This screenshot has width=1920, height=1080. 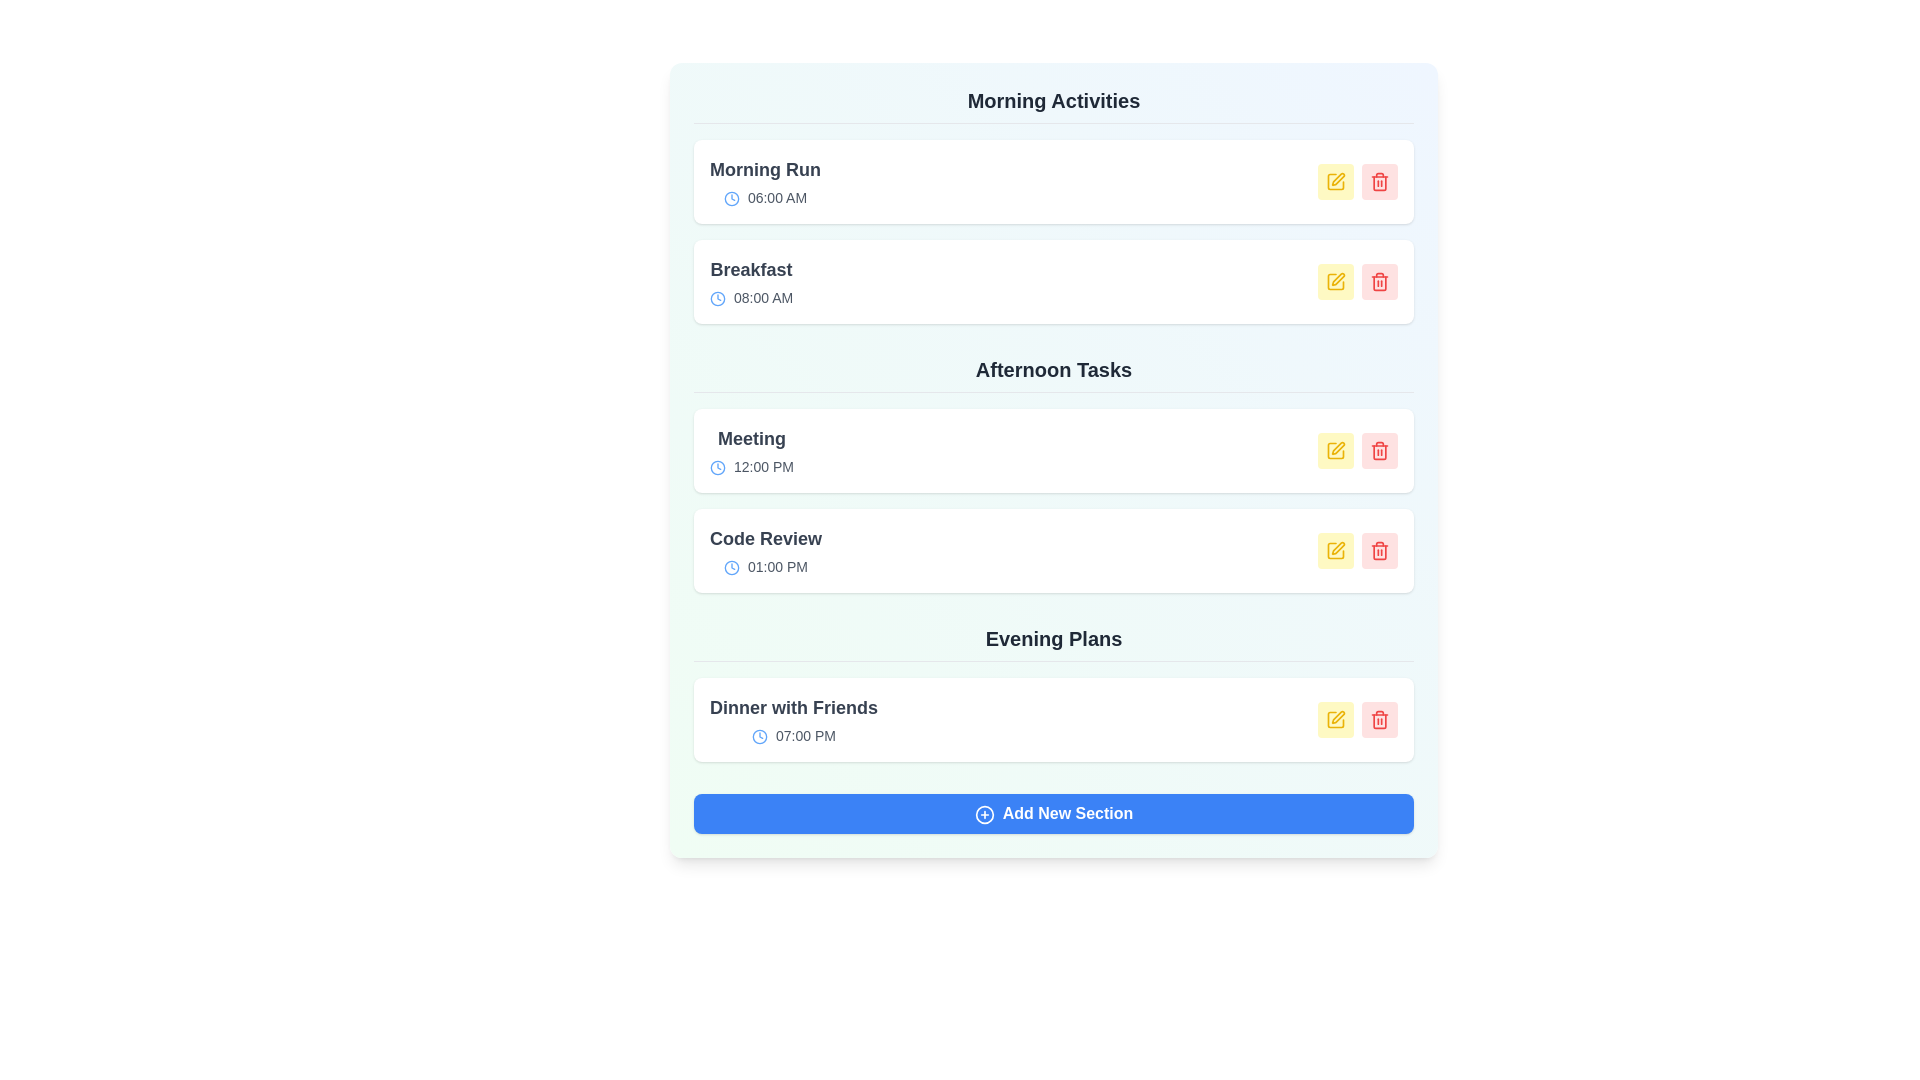 I want to click on delete button for the event Breakfast, so click(x=1379, y=281).